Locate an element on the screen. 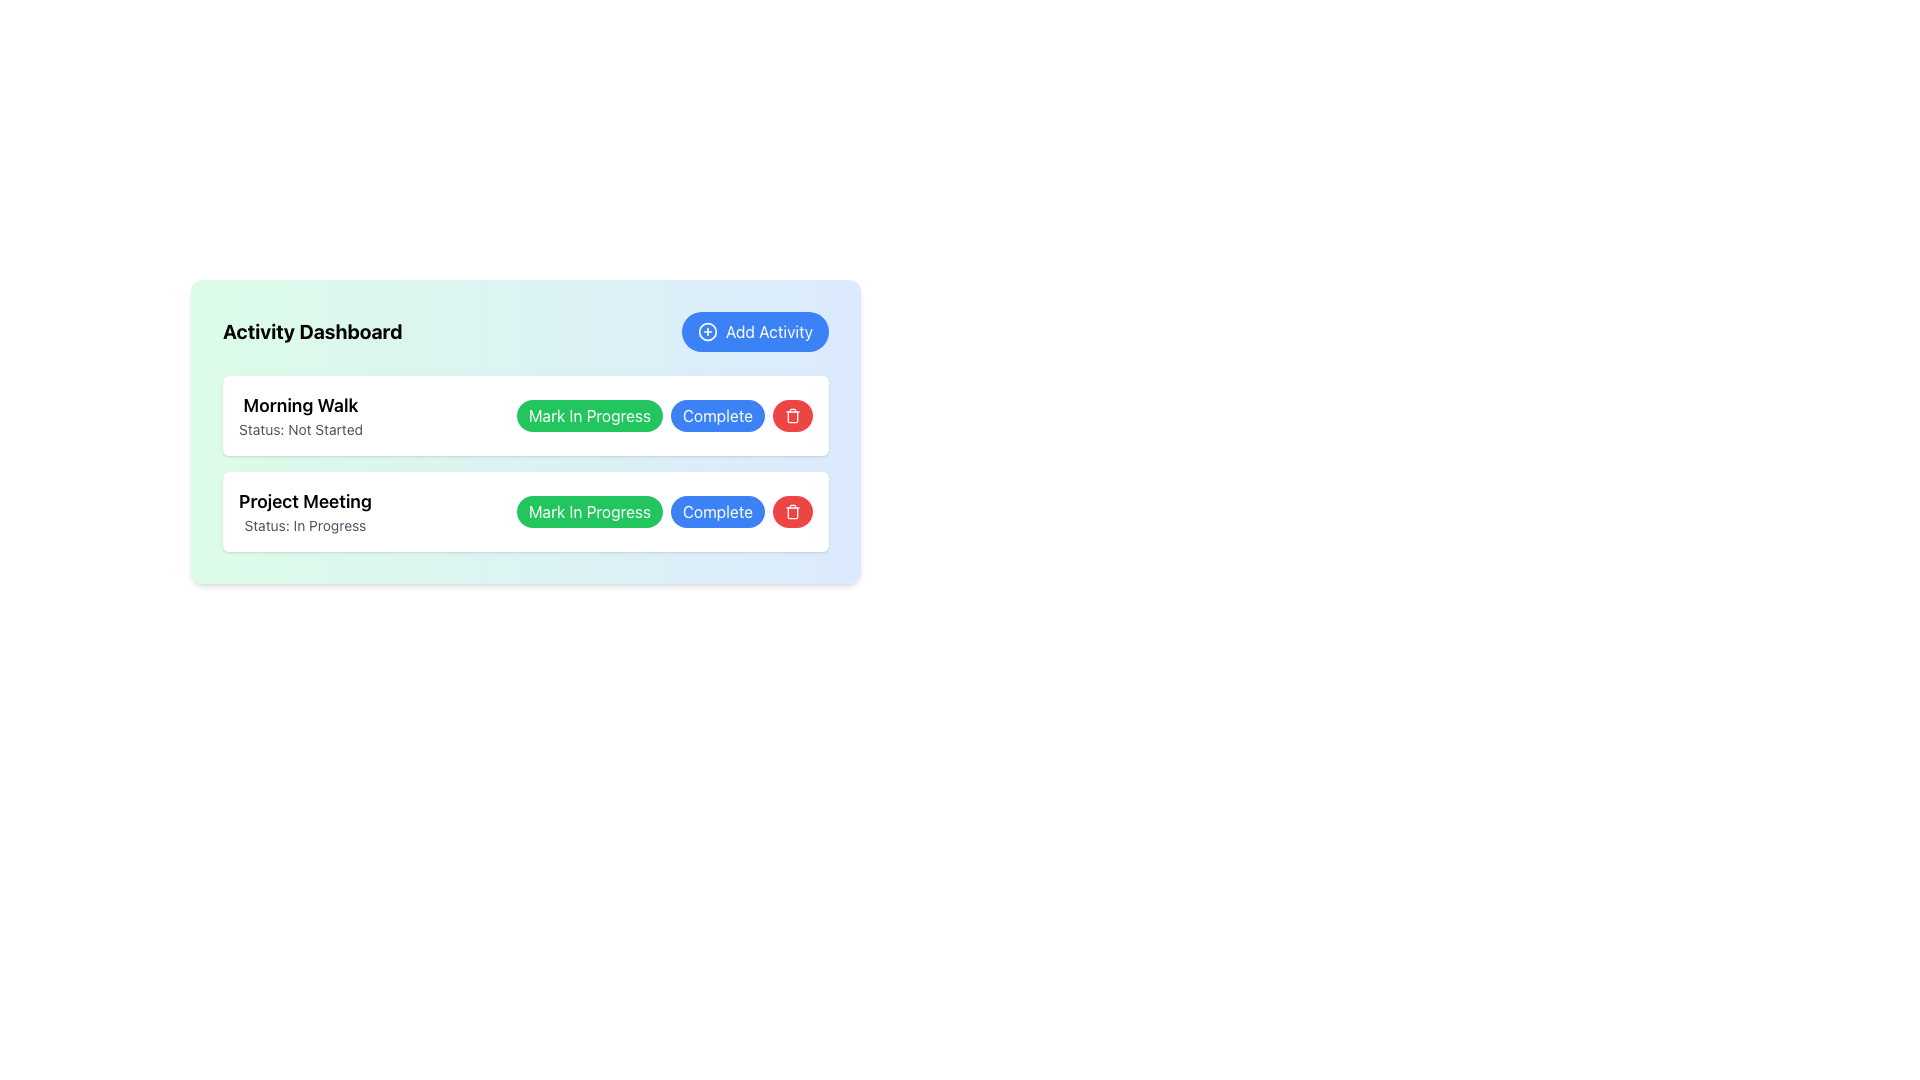 This screenshot has width=1920, height=1080. the 'Complete' button located in the button group for the 'Project Meeting' activity to observe hover styling is located at coordinates (717, 511).